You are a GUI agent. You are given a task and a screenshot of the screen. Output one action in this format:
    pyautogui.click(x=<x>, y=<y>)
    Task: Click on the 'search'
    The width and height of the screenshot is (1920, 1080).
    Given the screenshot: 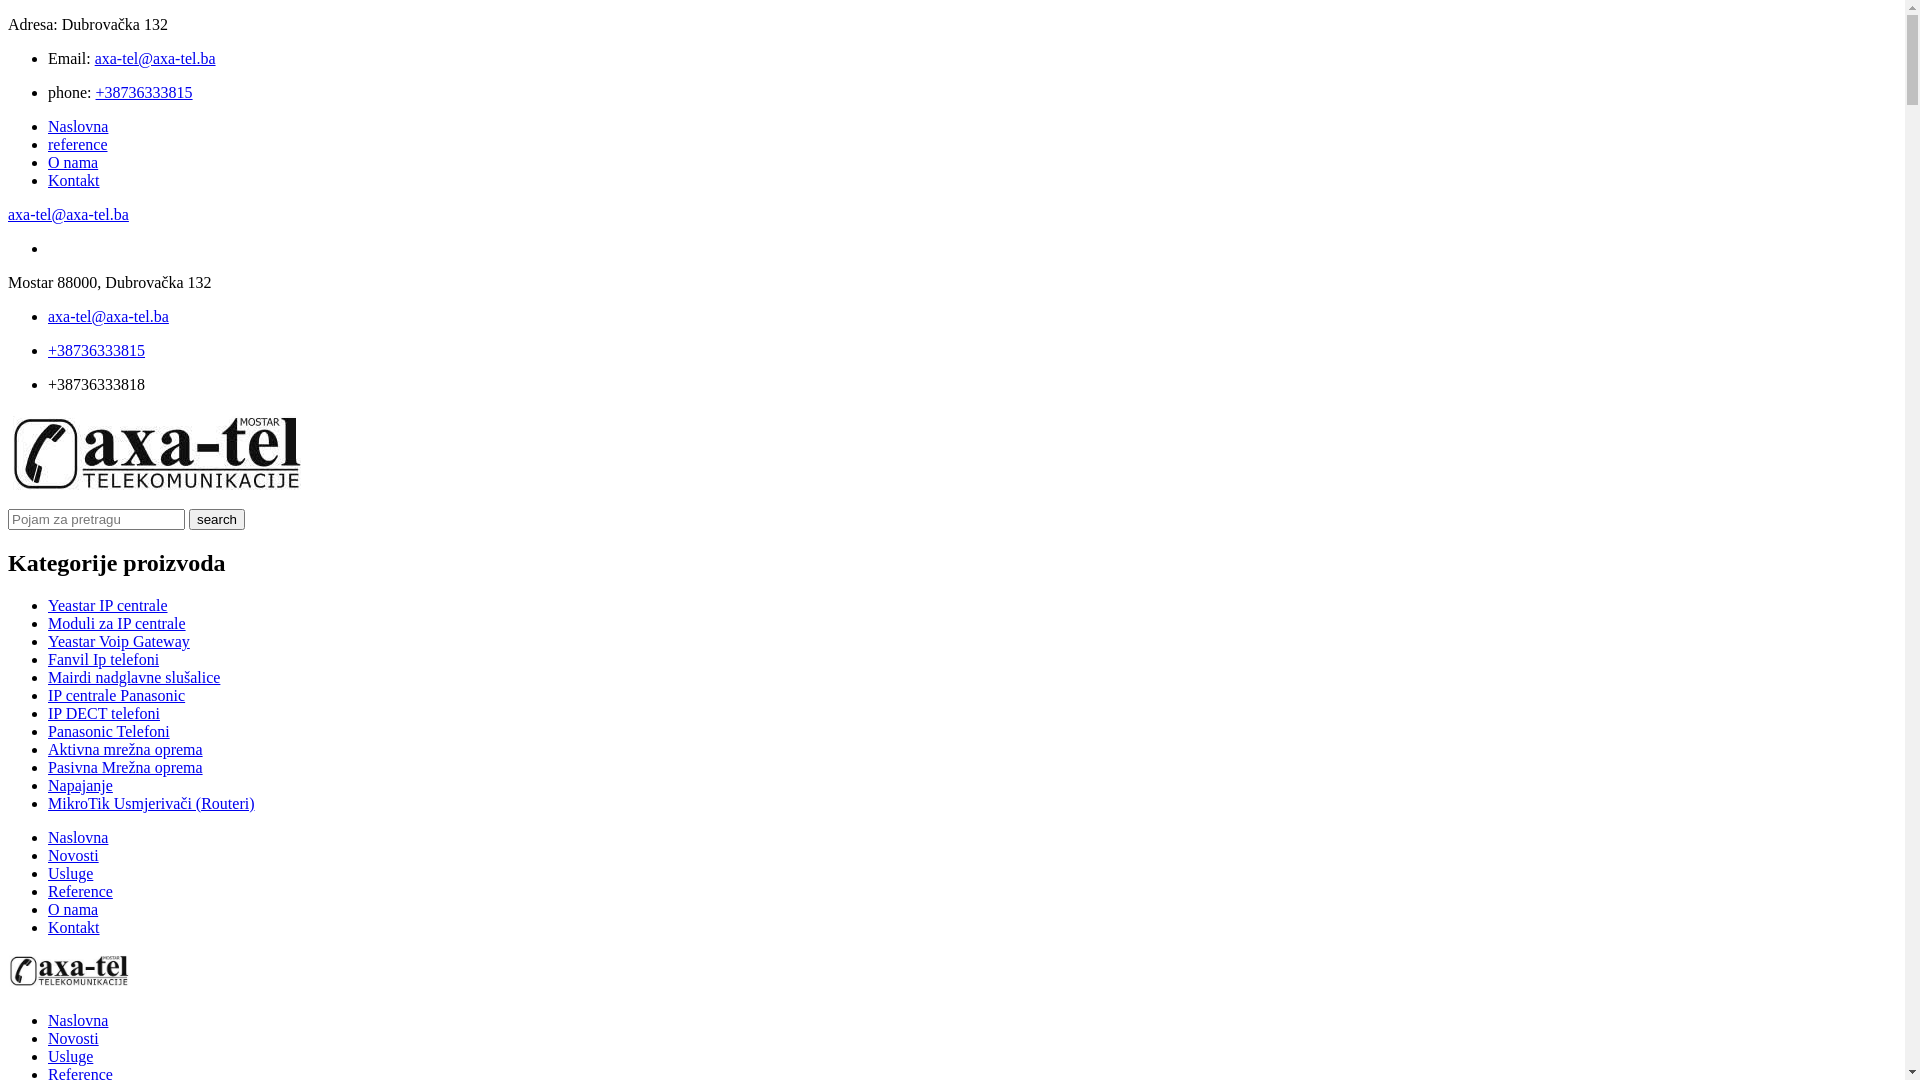 What is the action you would take?
    pyautogui.click(x=216, y=518)
    